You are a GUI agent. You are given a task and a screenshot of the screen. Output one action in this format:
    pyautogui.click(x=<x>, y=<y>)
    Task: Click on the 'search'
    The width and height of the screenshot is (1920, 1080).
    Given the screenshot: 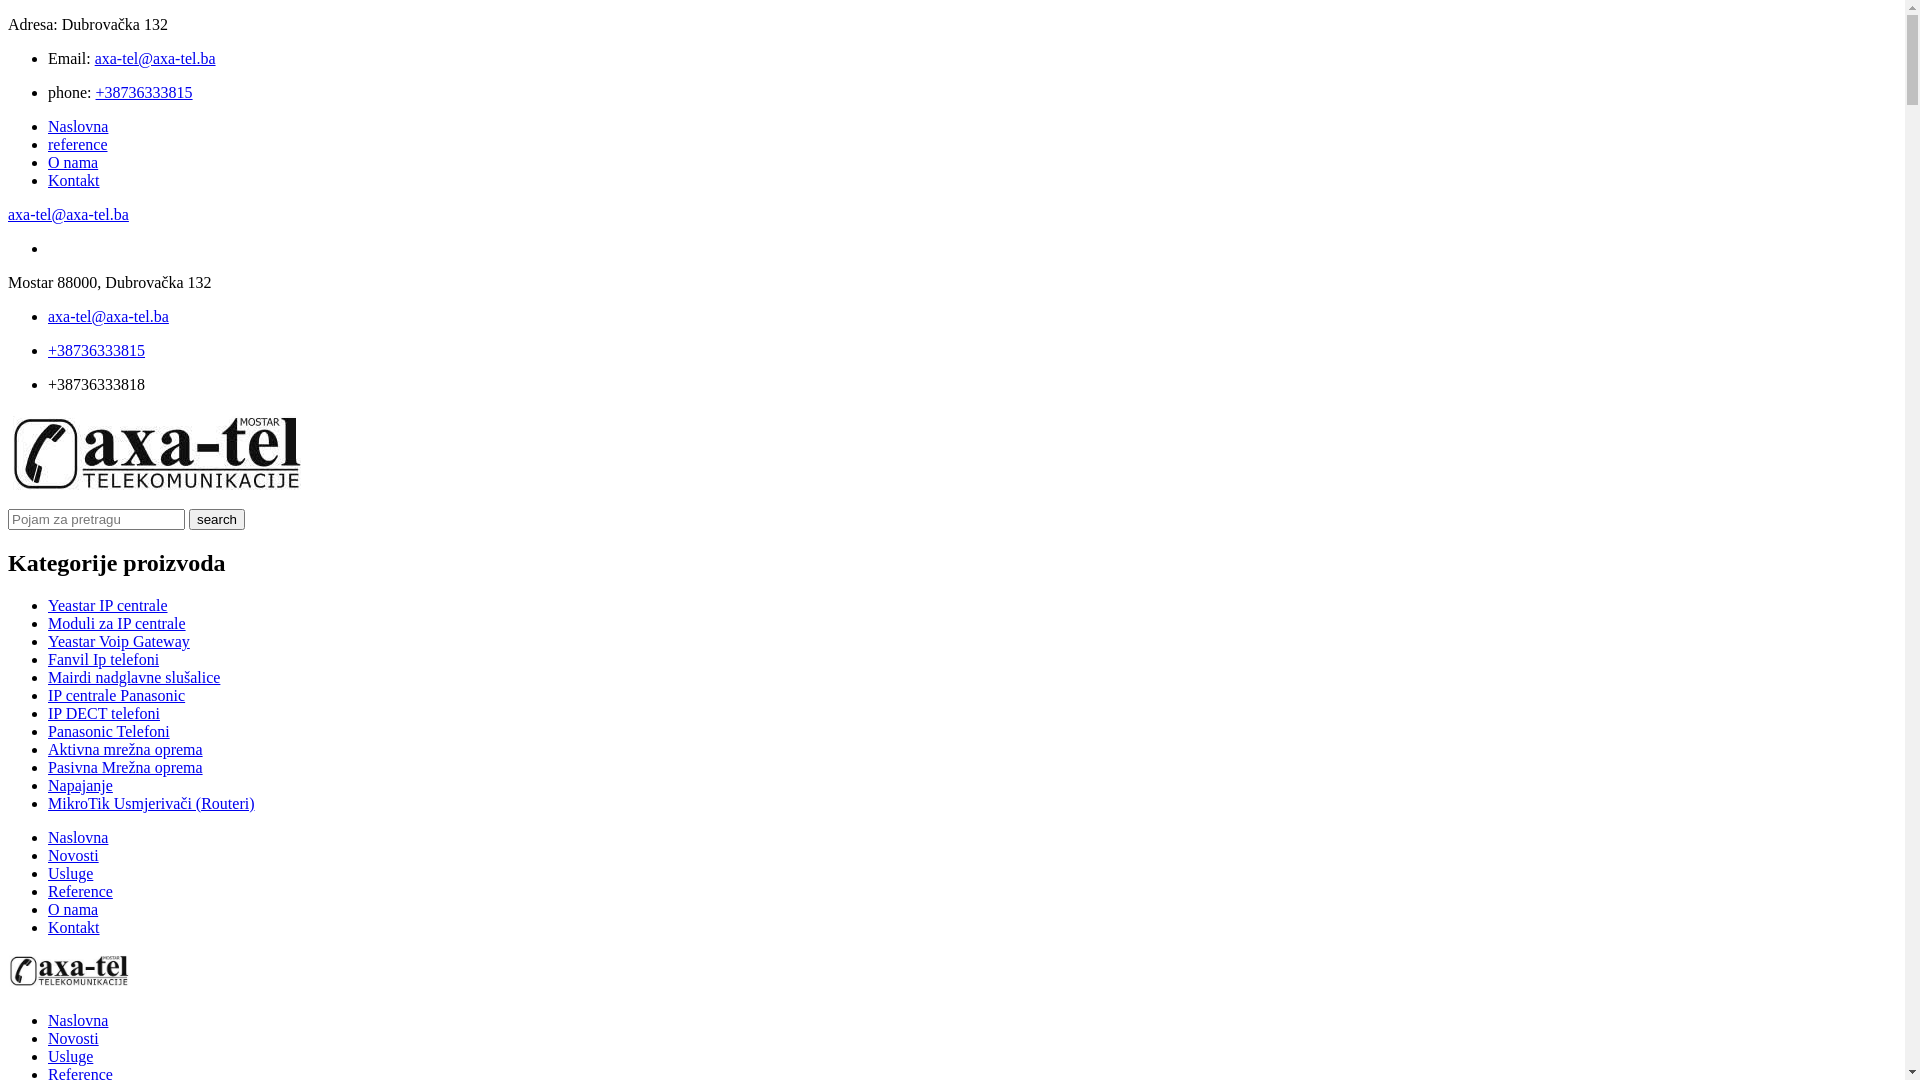 What is the action you would take?
    pyautogui.click(x=216, y=518)
    